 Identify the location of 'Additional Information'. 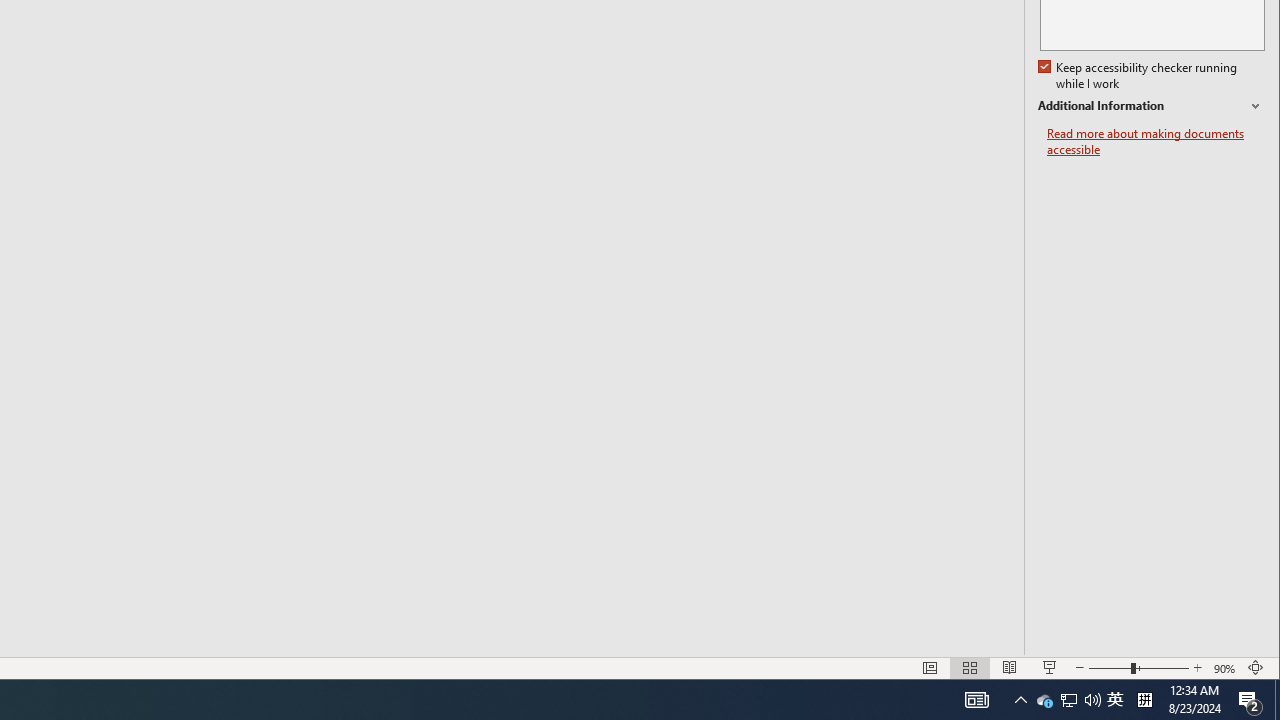
(1151, 106).